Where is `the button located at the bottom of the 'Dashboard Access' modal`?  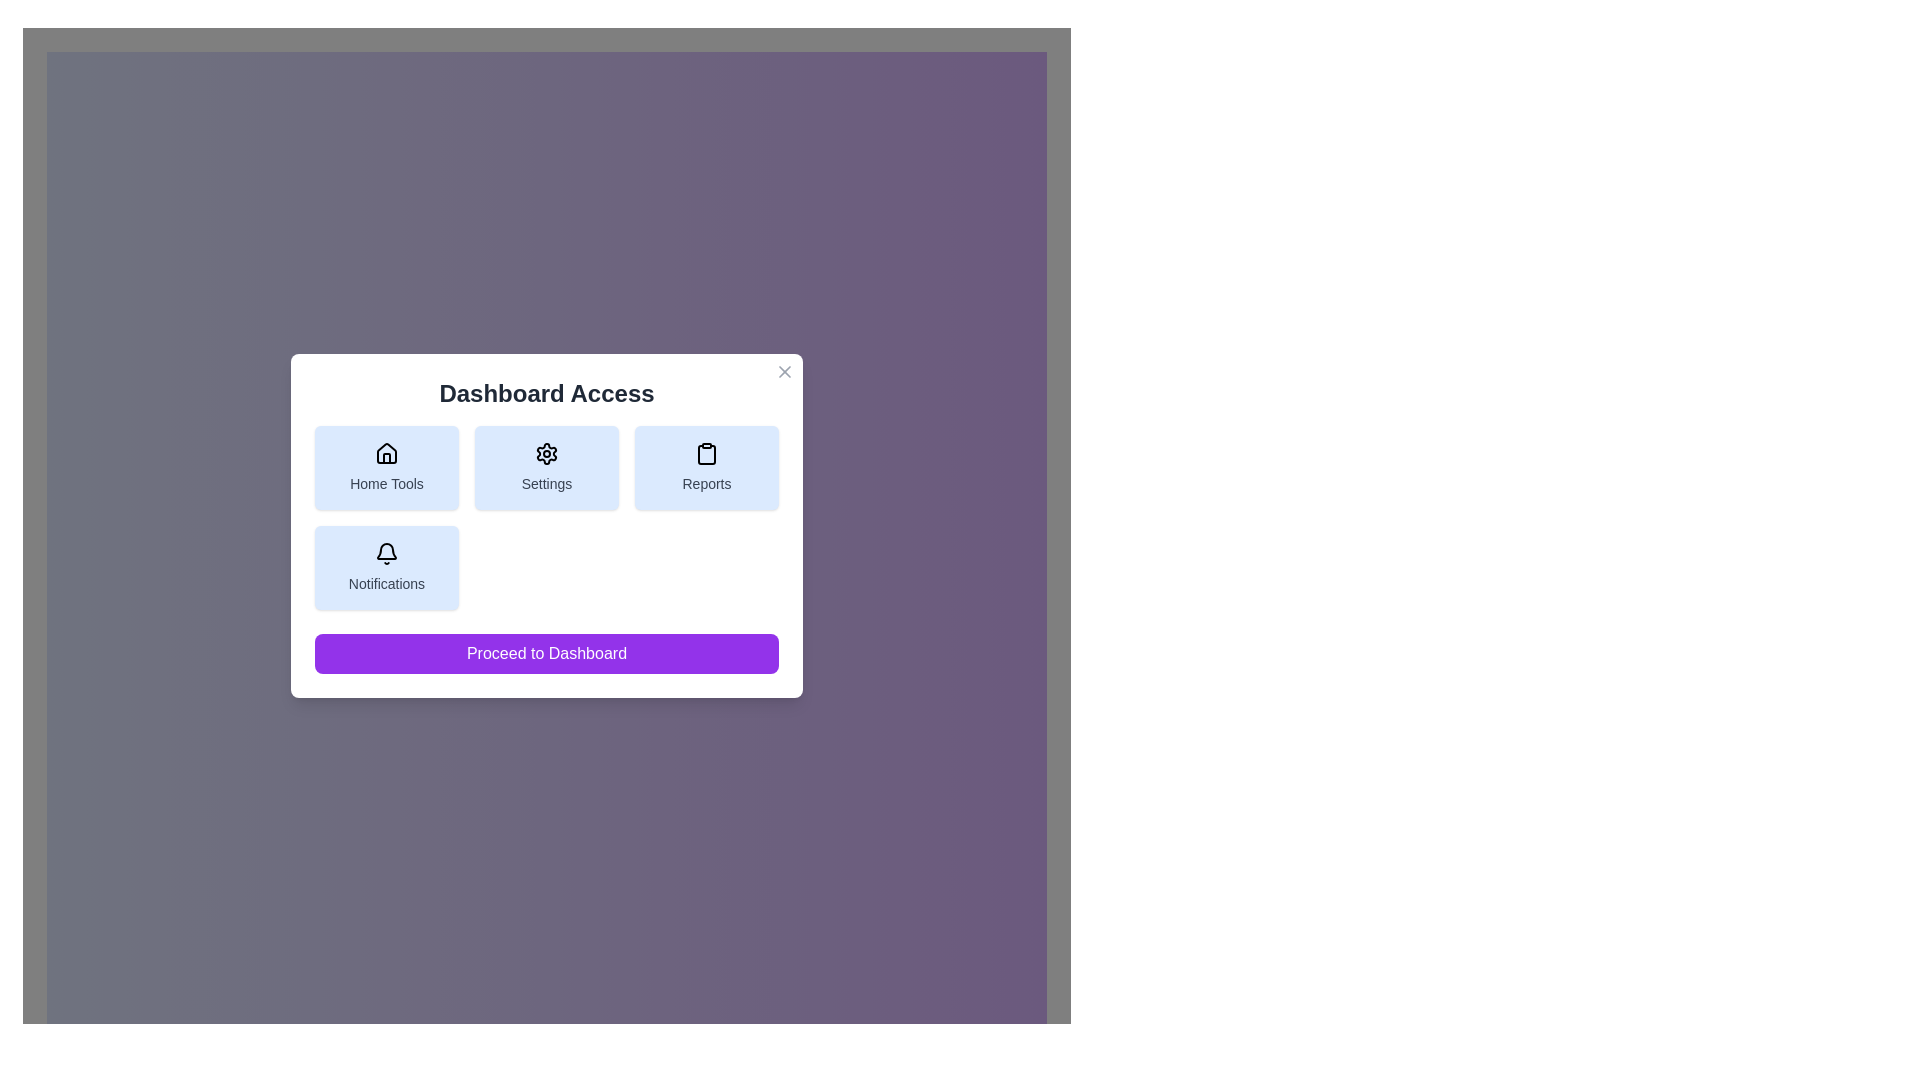
the button located at the bottom of the 'Dashboard Access' modal is located at coordinates (547, 654).